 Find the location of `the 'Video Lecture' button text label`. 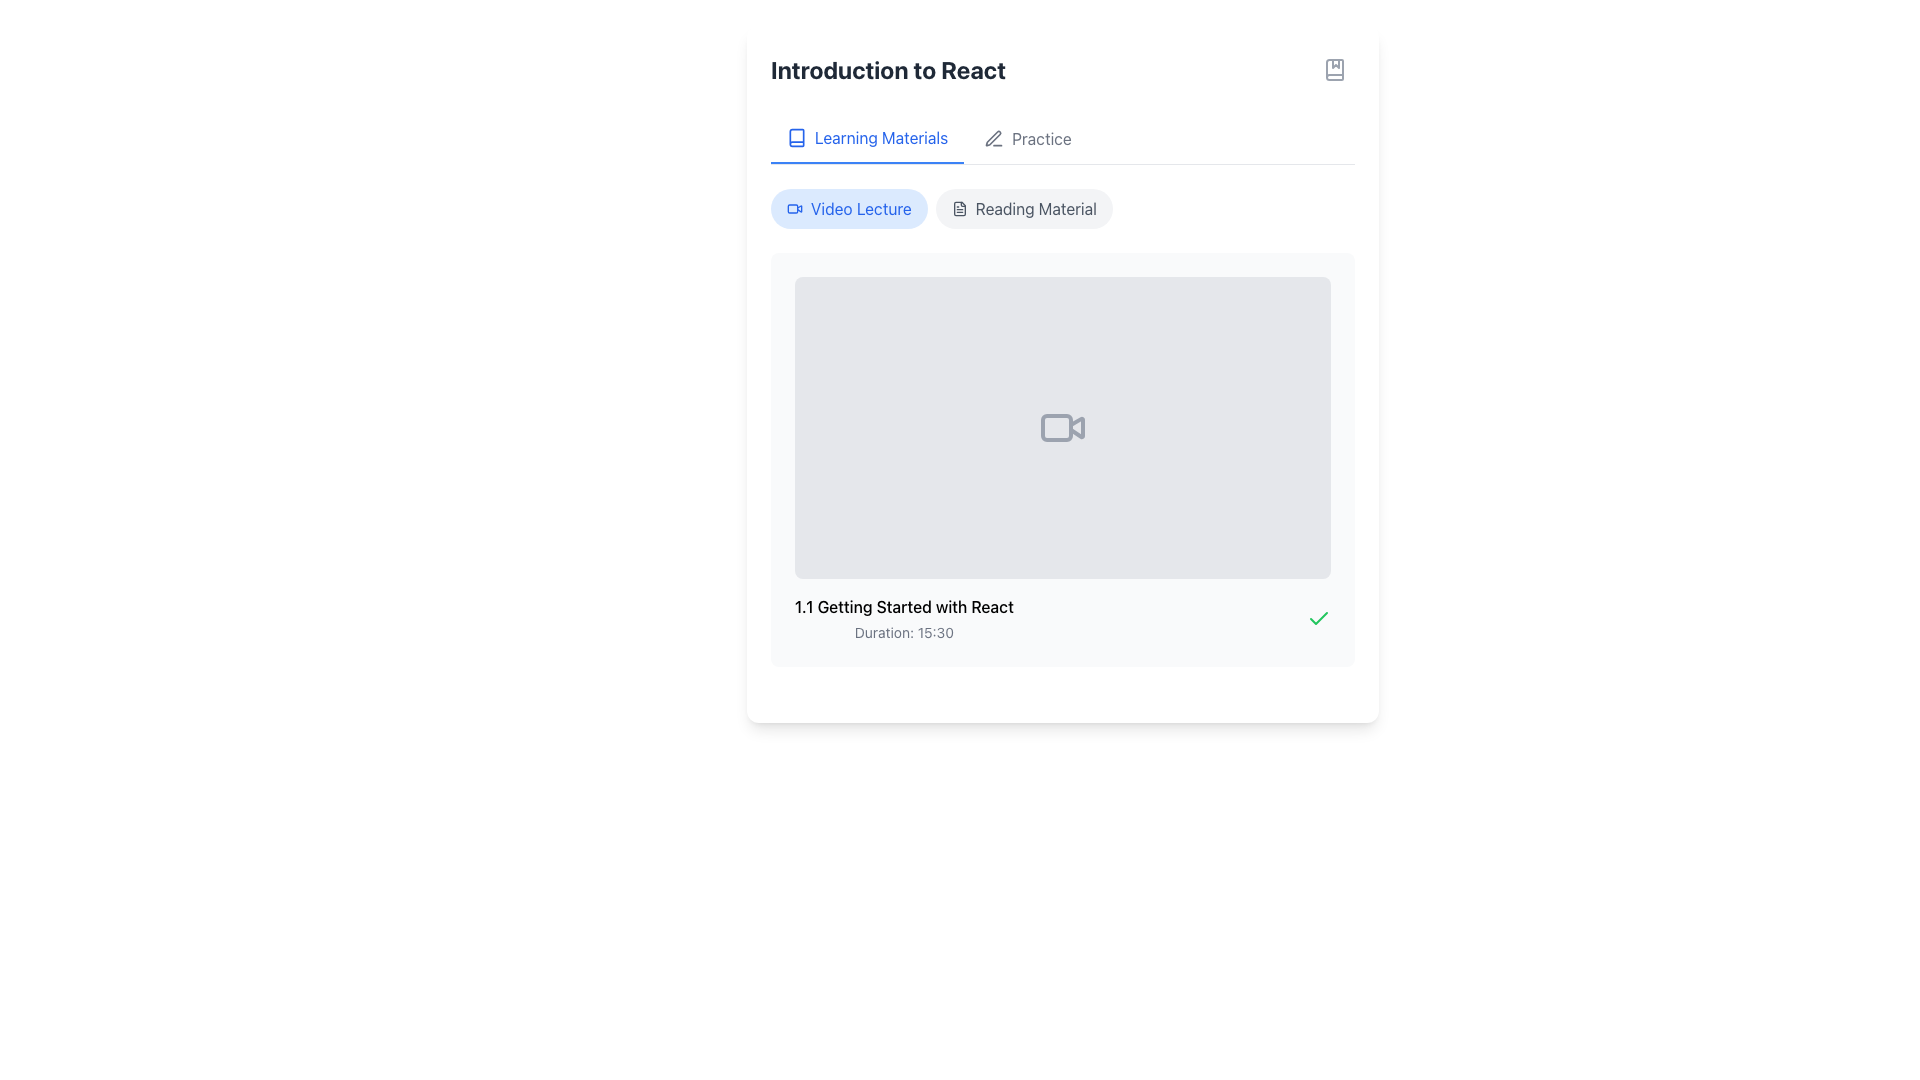

the 'Video Lecture' button text label is located at coordinates (861, 208).